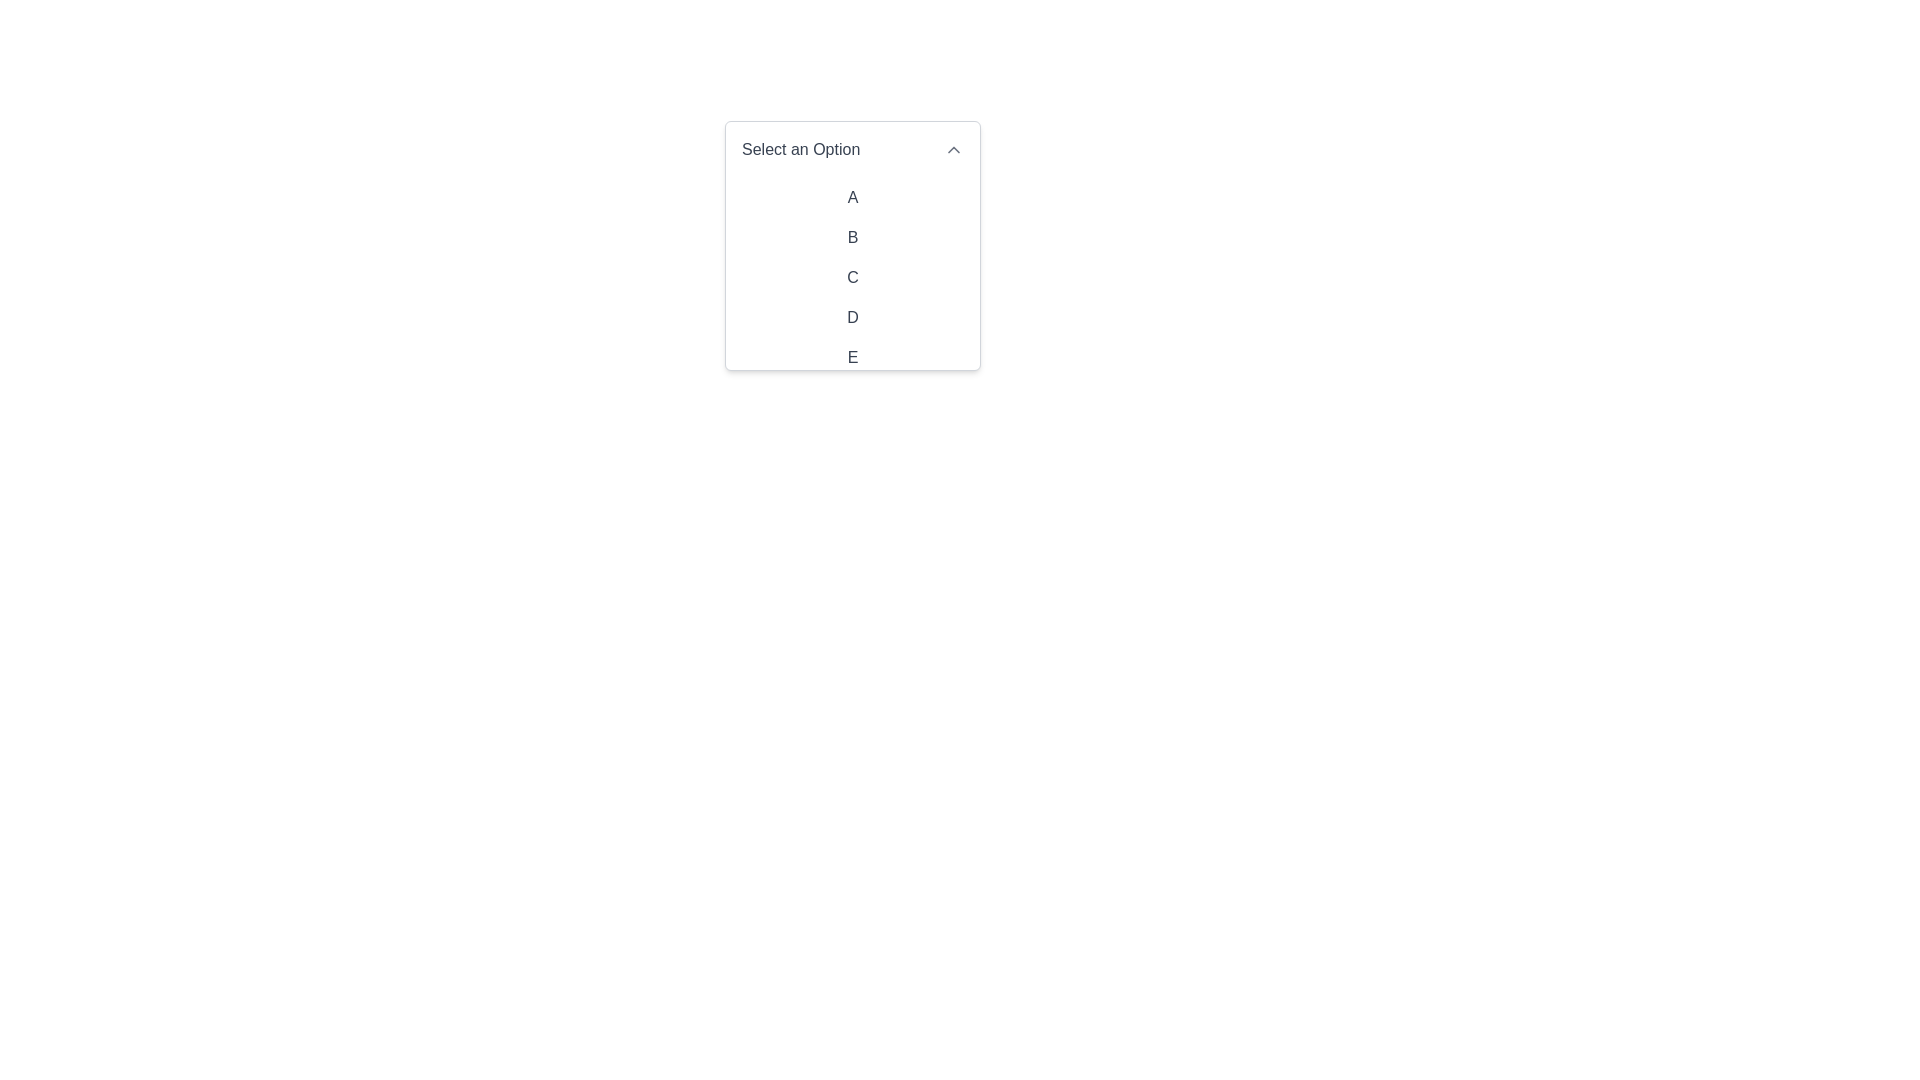 The image size is (1920, 1080). What do you see at coordinates (853, 316) in the screenshot?
I see `the fourth item labeled 'D' in the dropdown menu` at bounding box center [853, 316].